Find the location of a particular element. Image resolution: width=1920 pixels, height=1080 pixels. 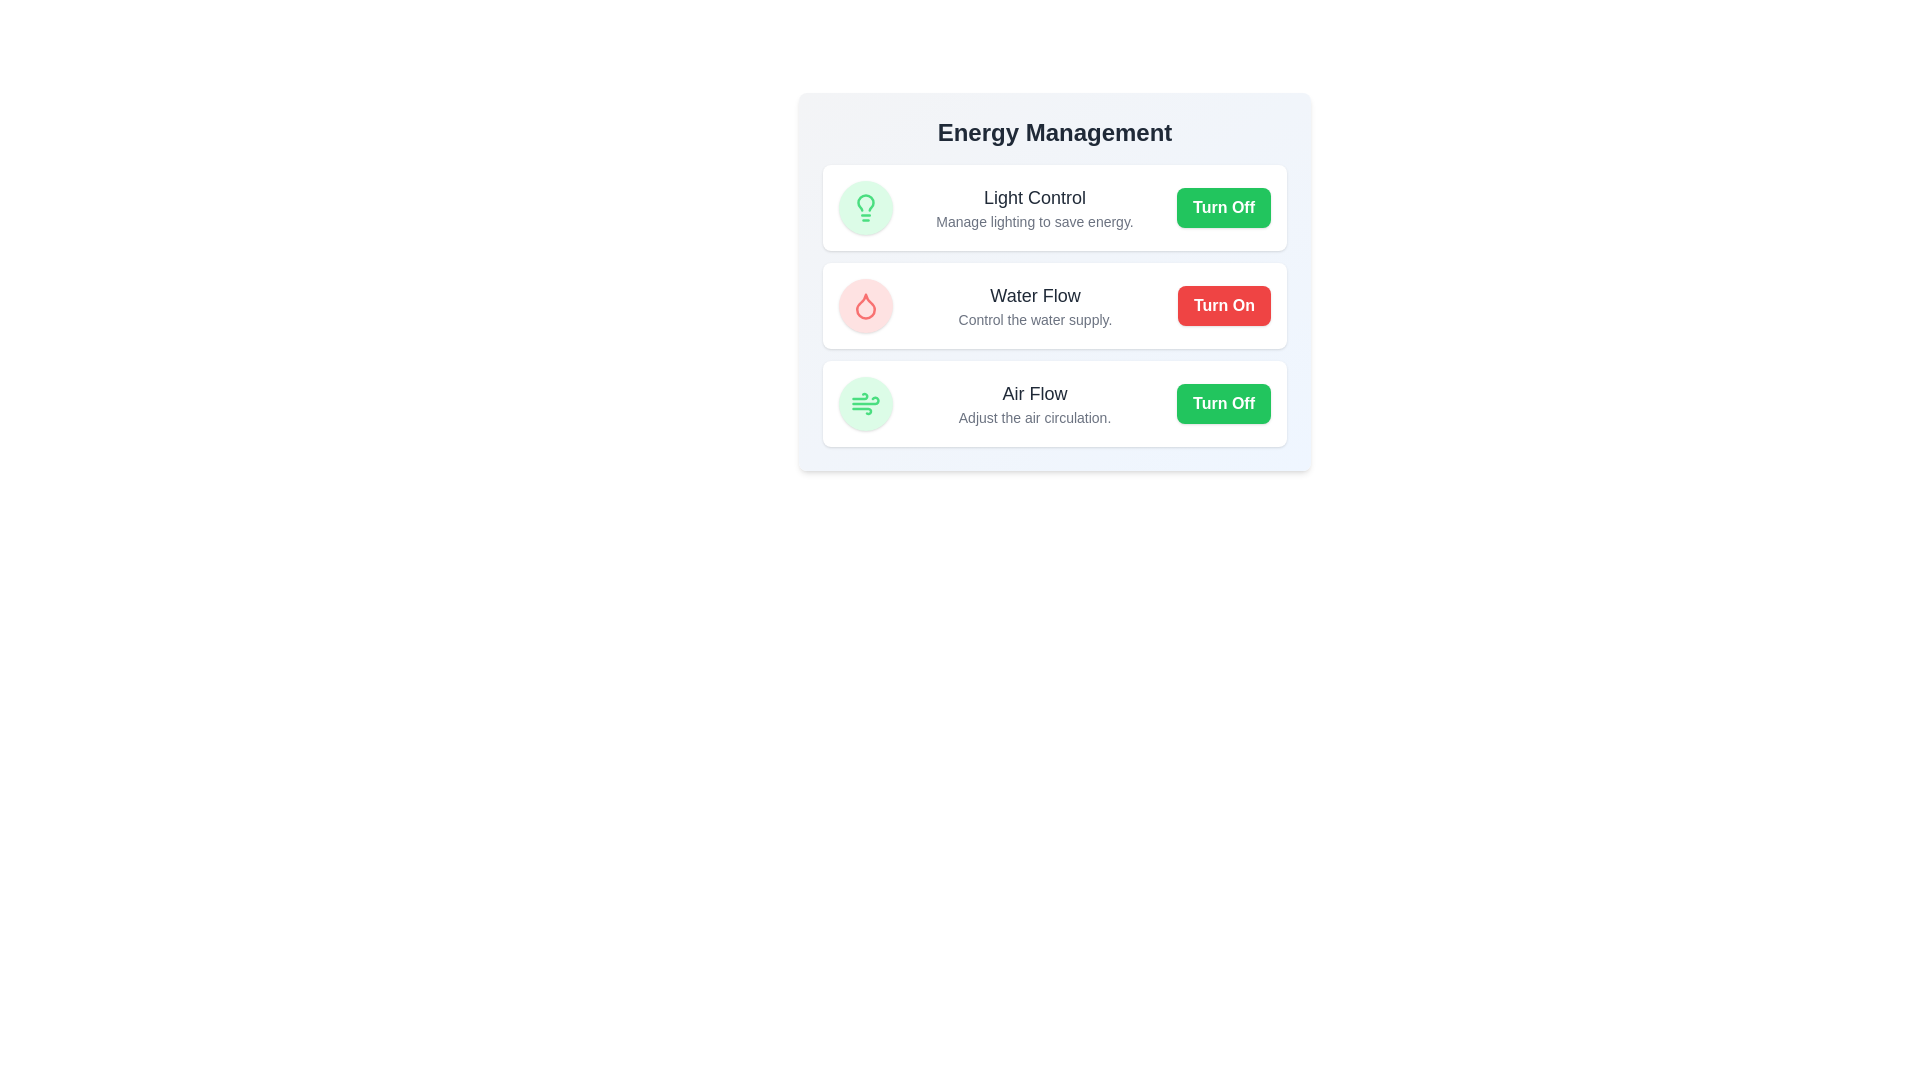

the red-colored drop-shaped icon representing water flow, located in the second card to the left of the 'Water Flow' text and 'Turn On' button is located at coordinates (865, 305).